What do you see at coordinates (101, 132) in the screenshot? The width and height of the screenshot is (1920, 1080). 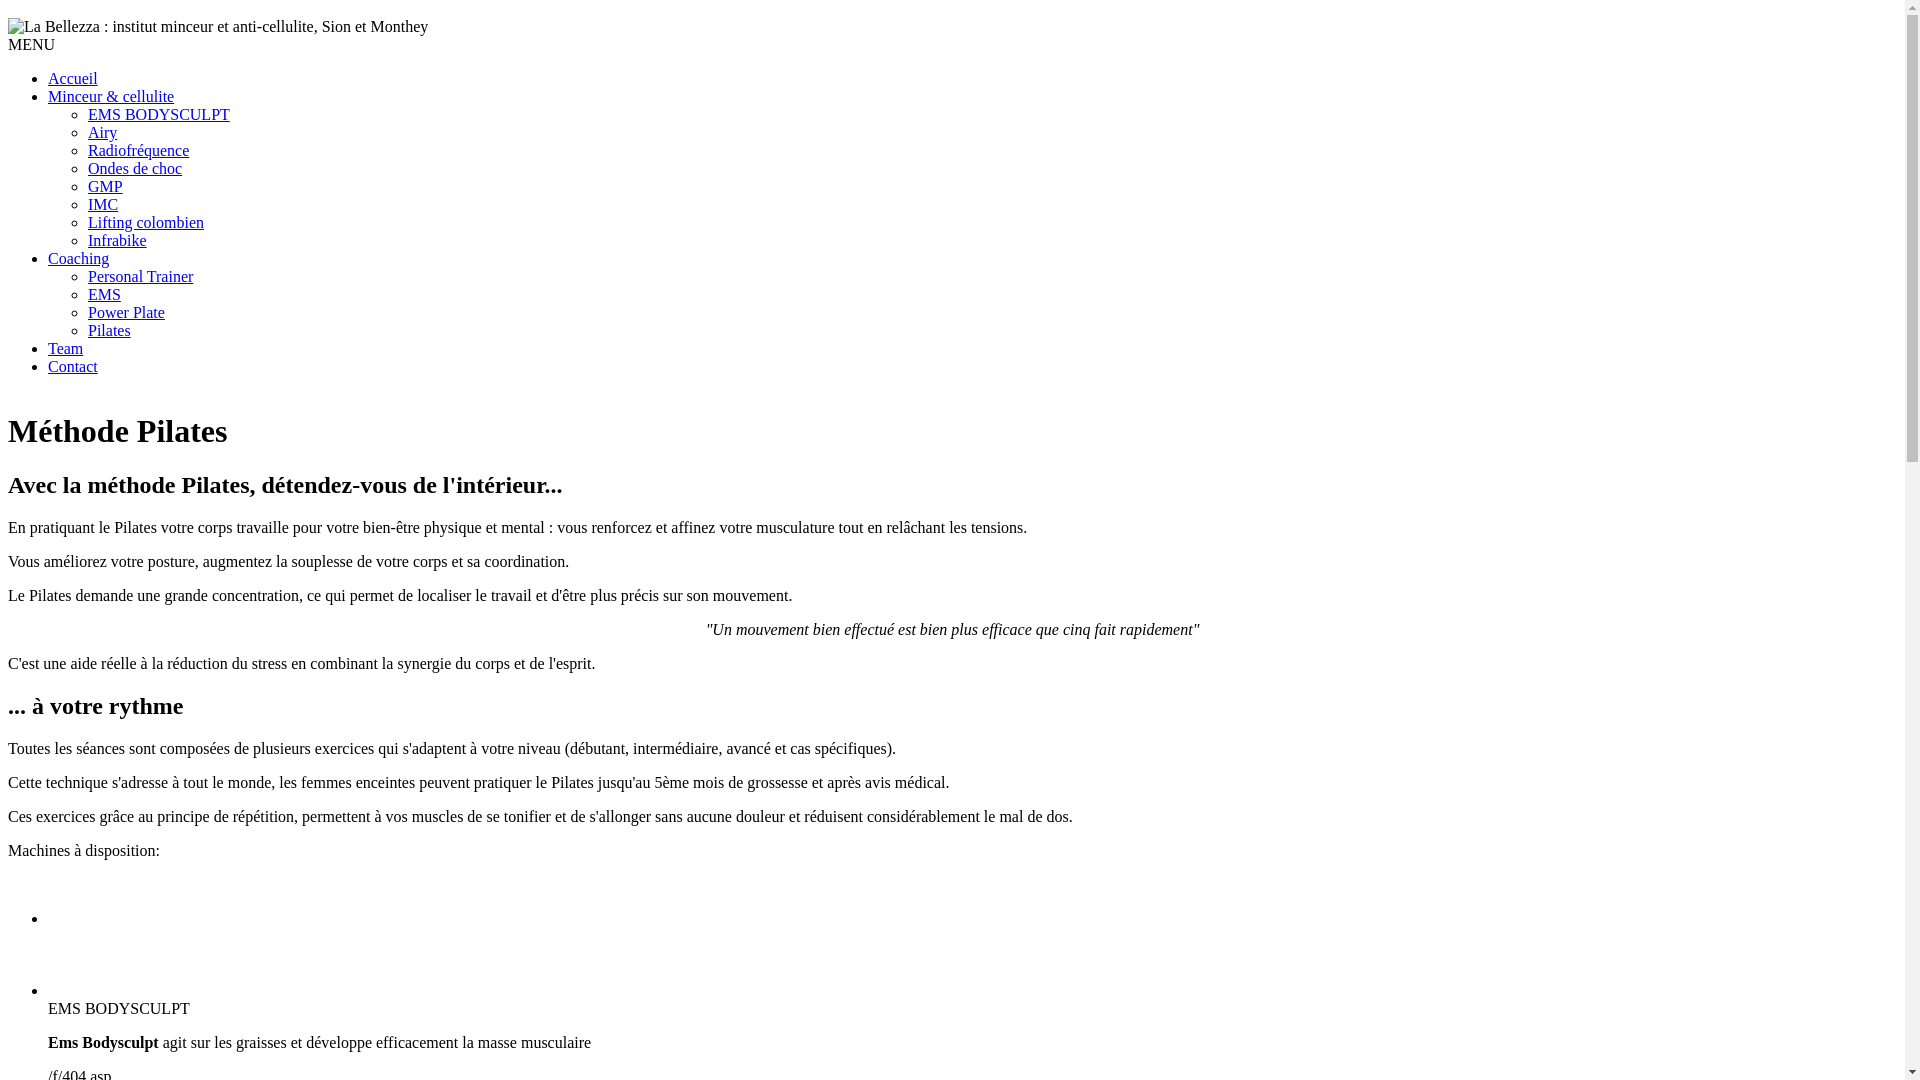 I see `'Airy'` at bounding box center [101, 132].